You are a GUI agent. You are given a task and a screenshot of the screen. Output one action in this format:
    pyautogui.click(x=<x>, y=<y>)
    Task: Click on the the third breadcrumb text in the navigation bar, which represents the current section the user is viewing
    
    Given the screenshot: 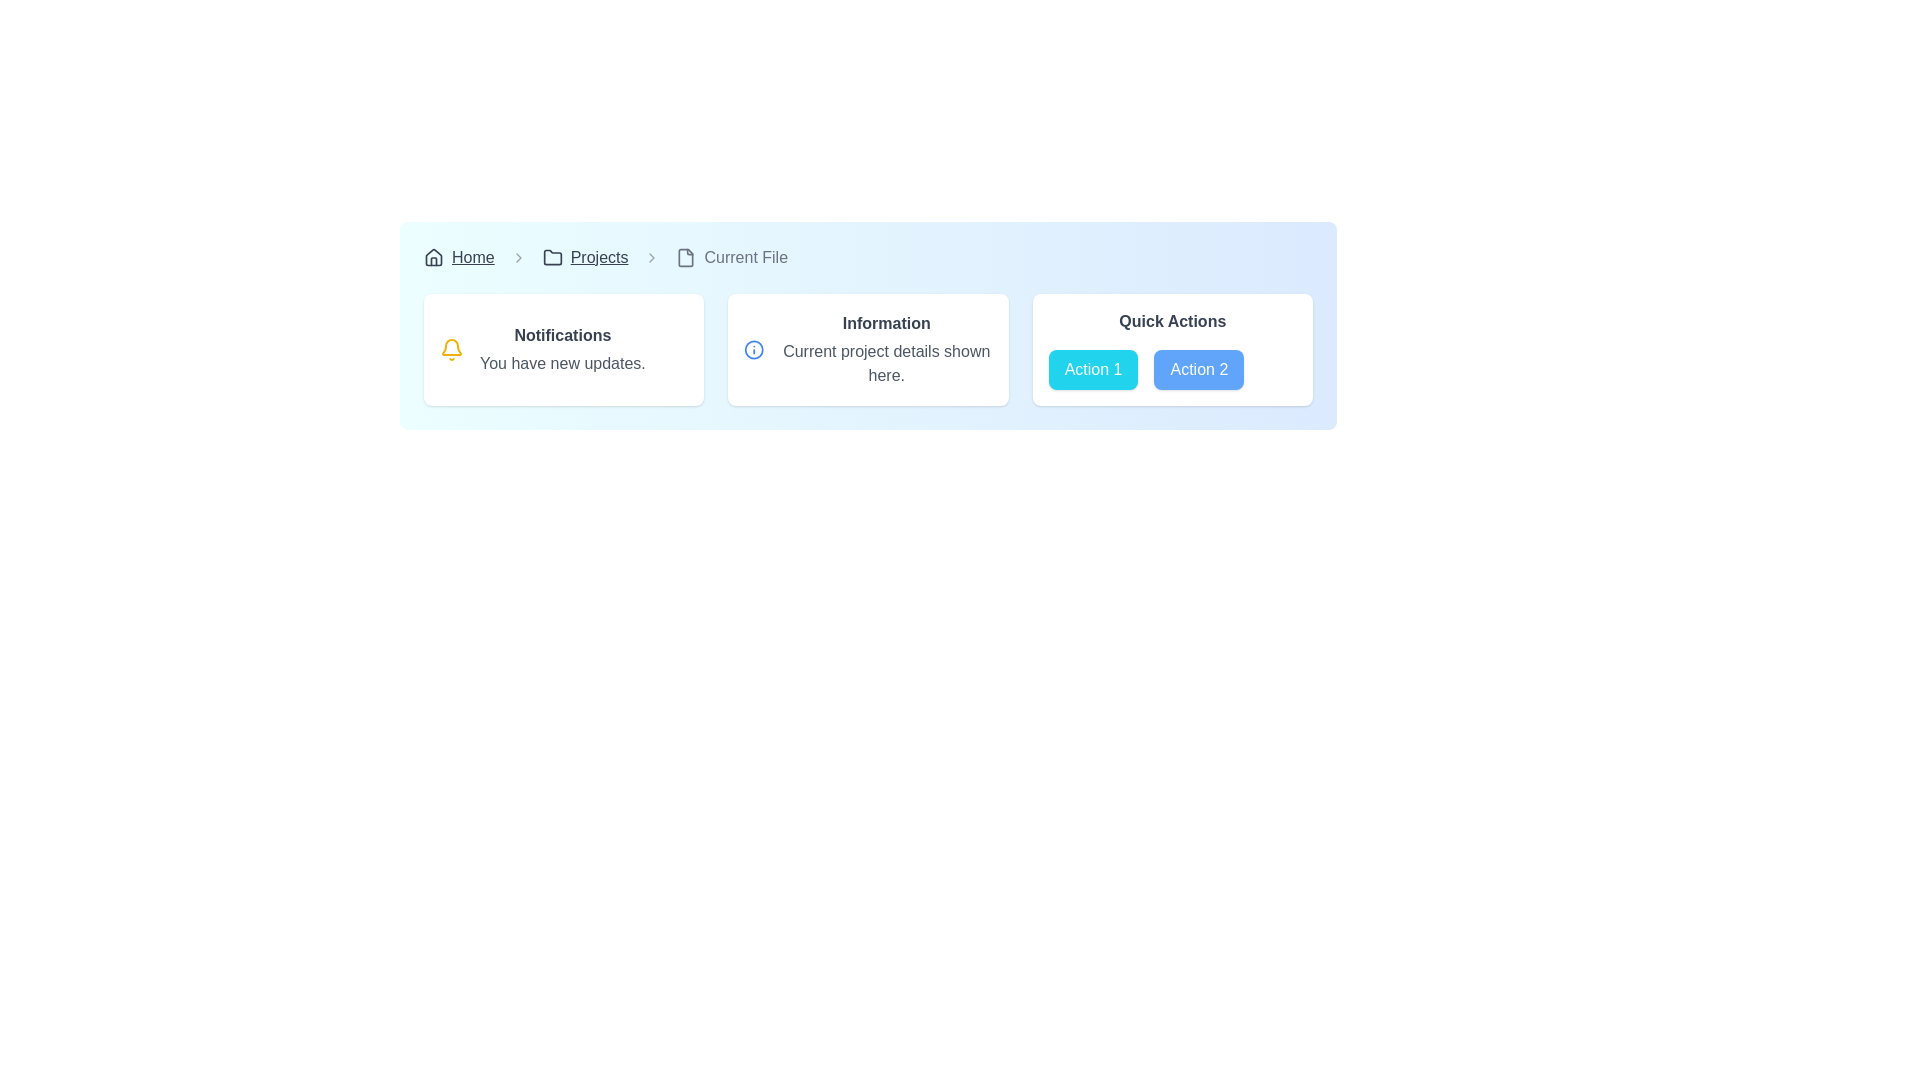 What is the action you would take?
    pyautogui.click(x=731, y=257)
    